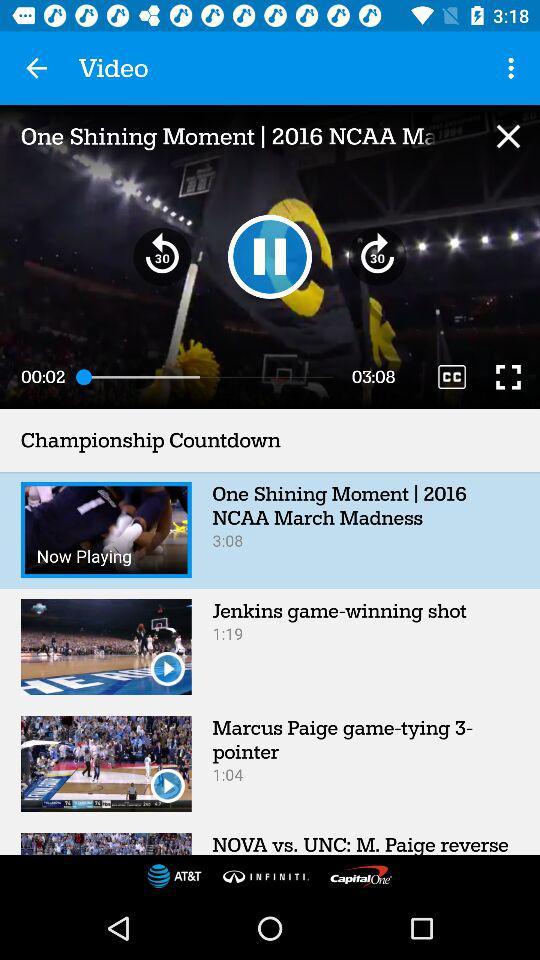 This screenshot has height=960, width=540. I want to click on or pause the video, so click(270, 255).